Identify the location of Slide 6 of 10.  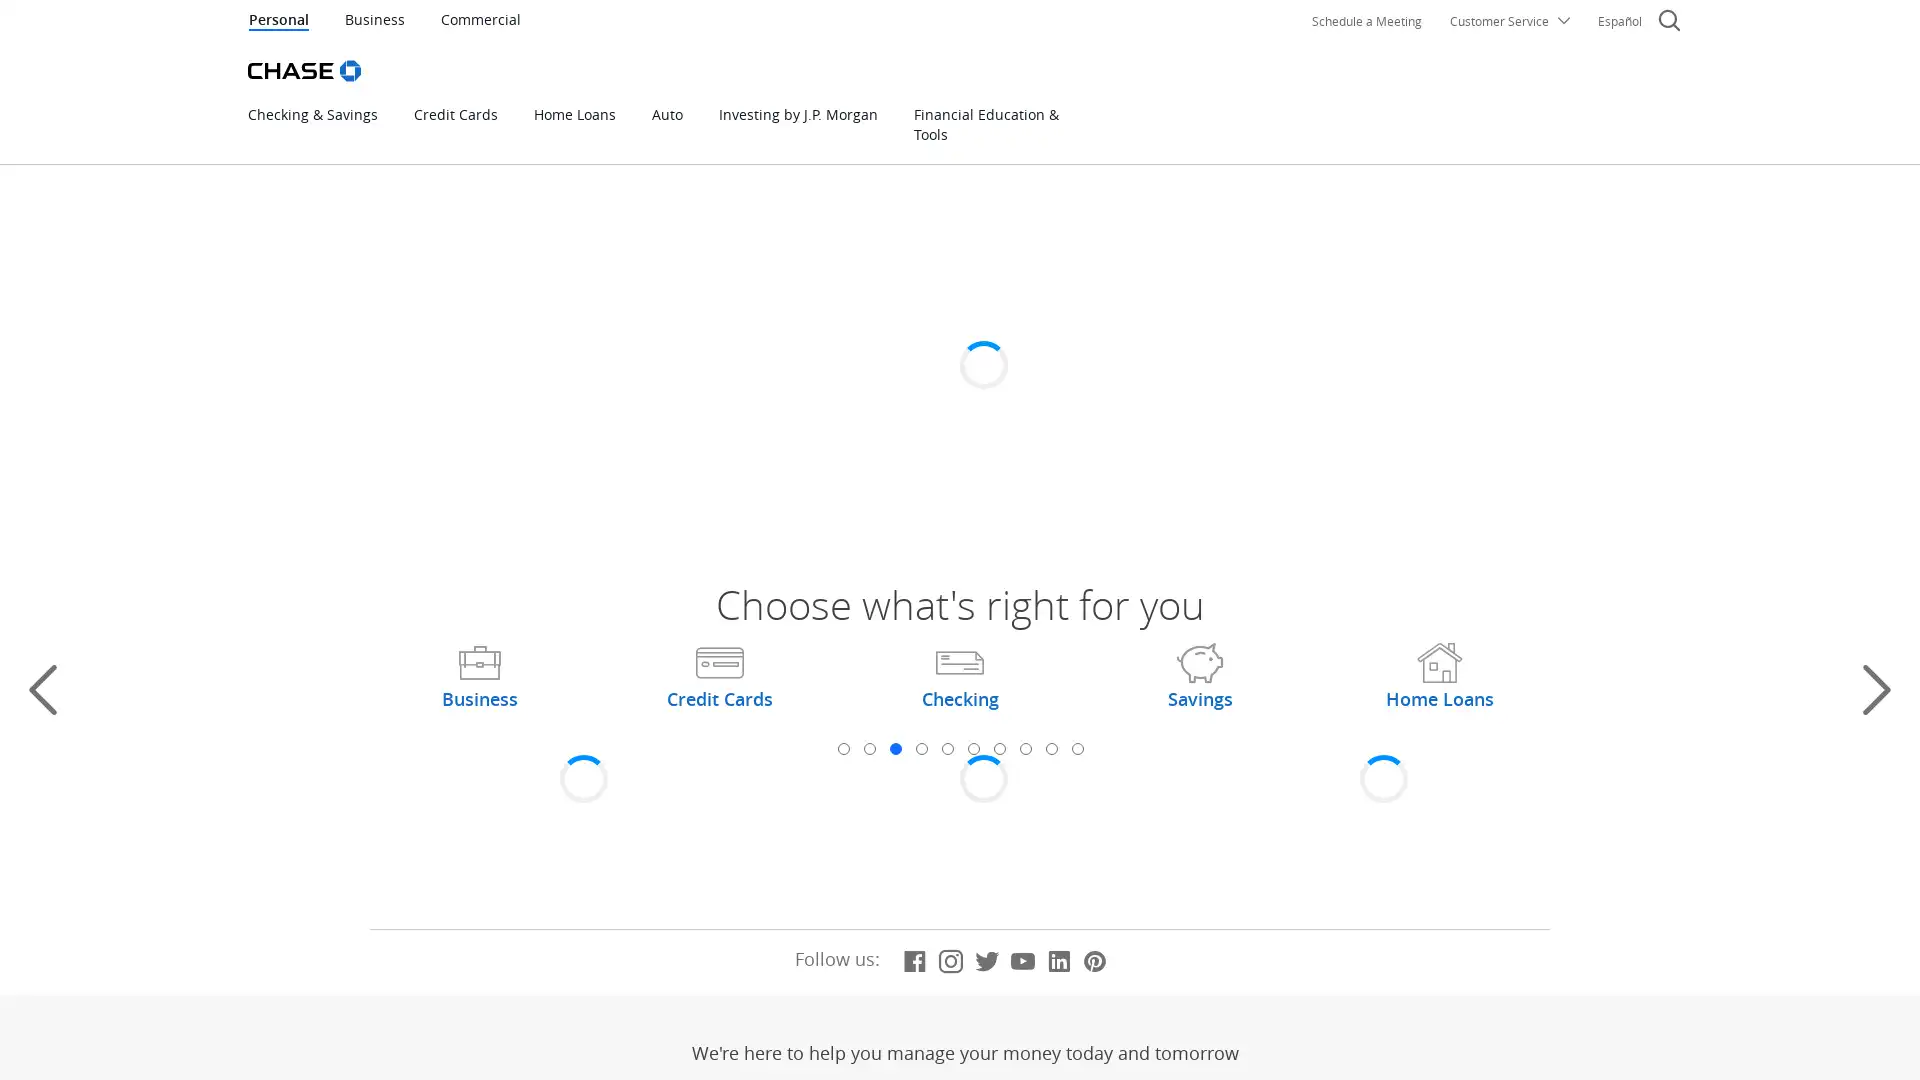
(973, 748).